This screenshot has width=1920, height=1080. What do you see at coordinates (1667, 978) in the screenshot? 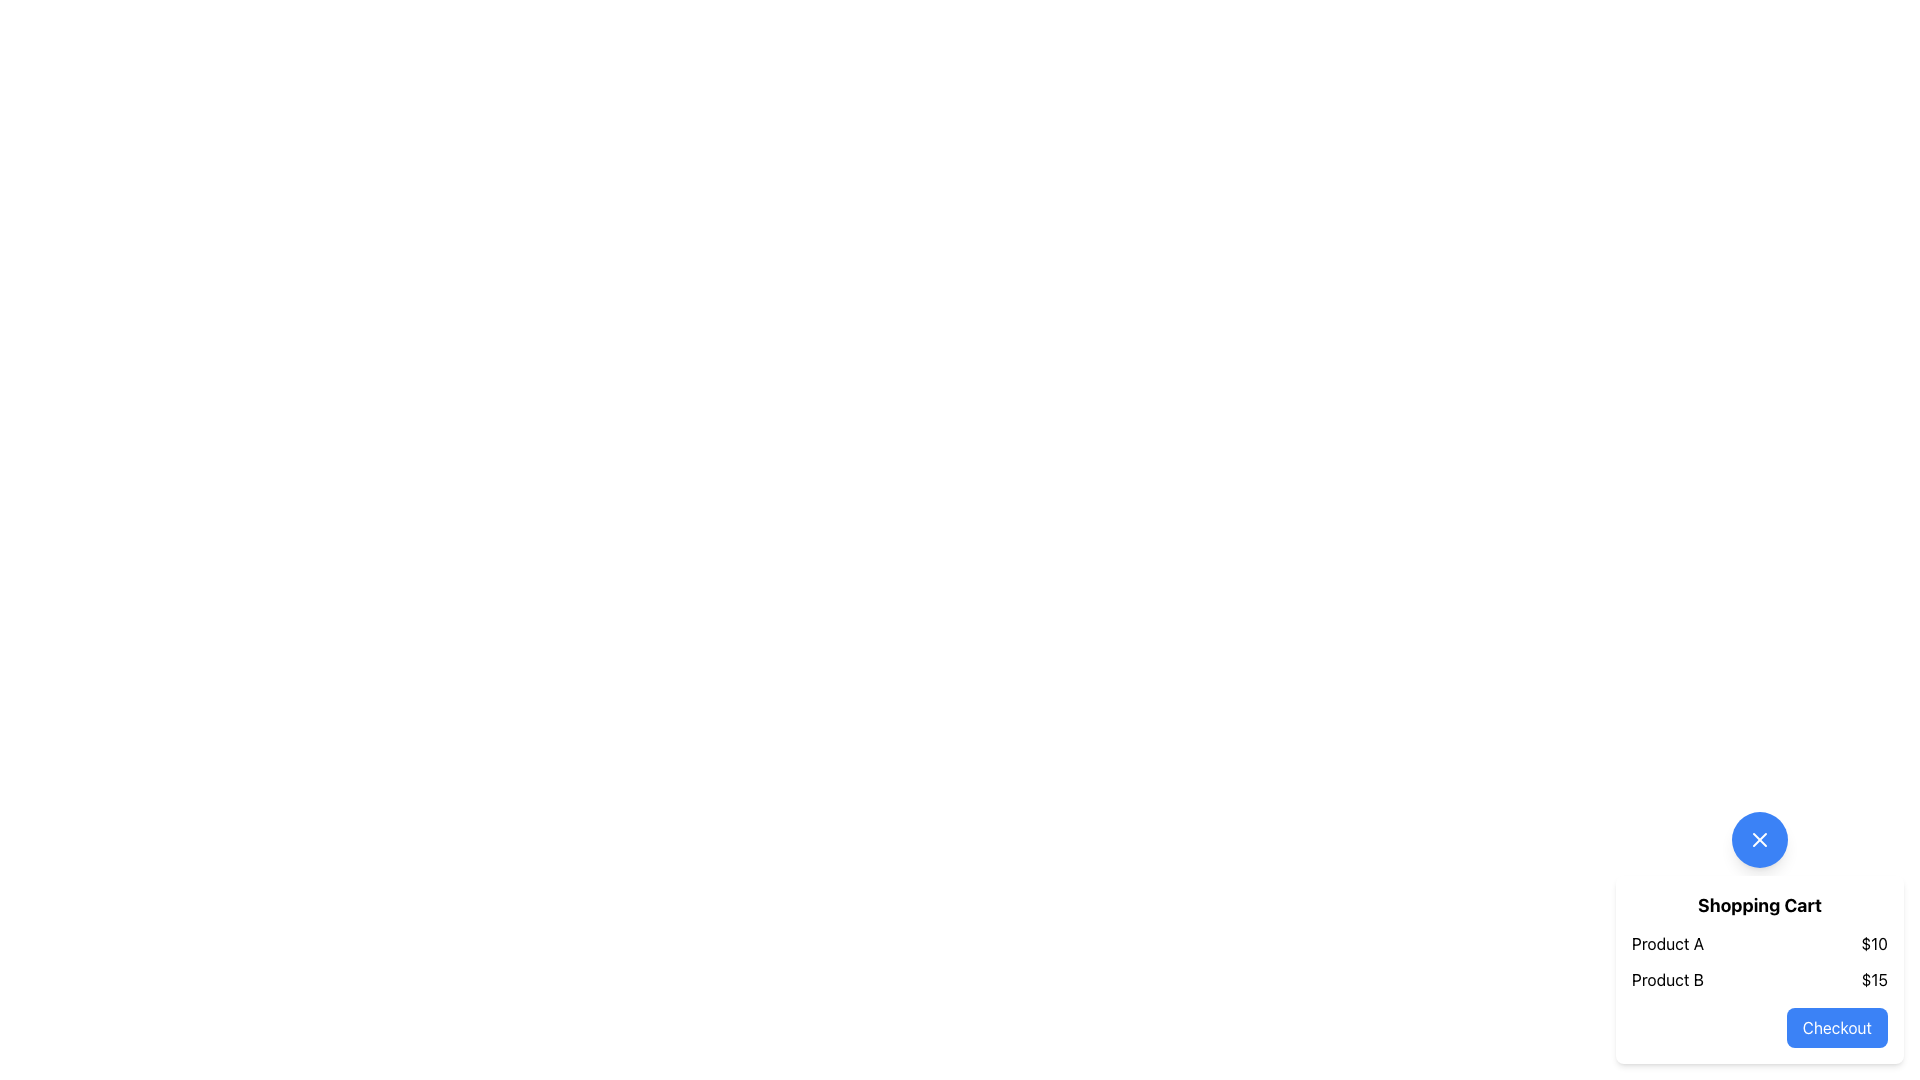
I see `the text label indicating the name of the product currently listed in the shopping cart, located beneath 'Product A' and its price, in the lower part of the shopping cart section` at bounding box center [1667, 978].